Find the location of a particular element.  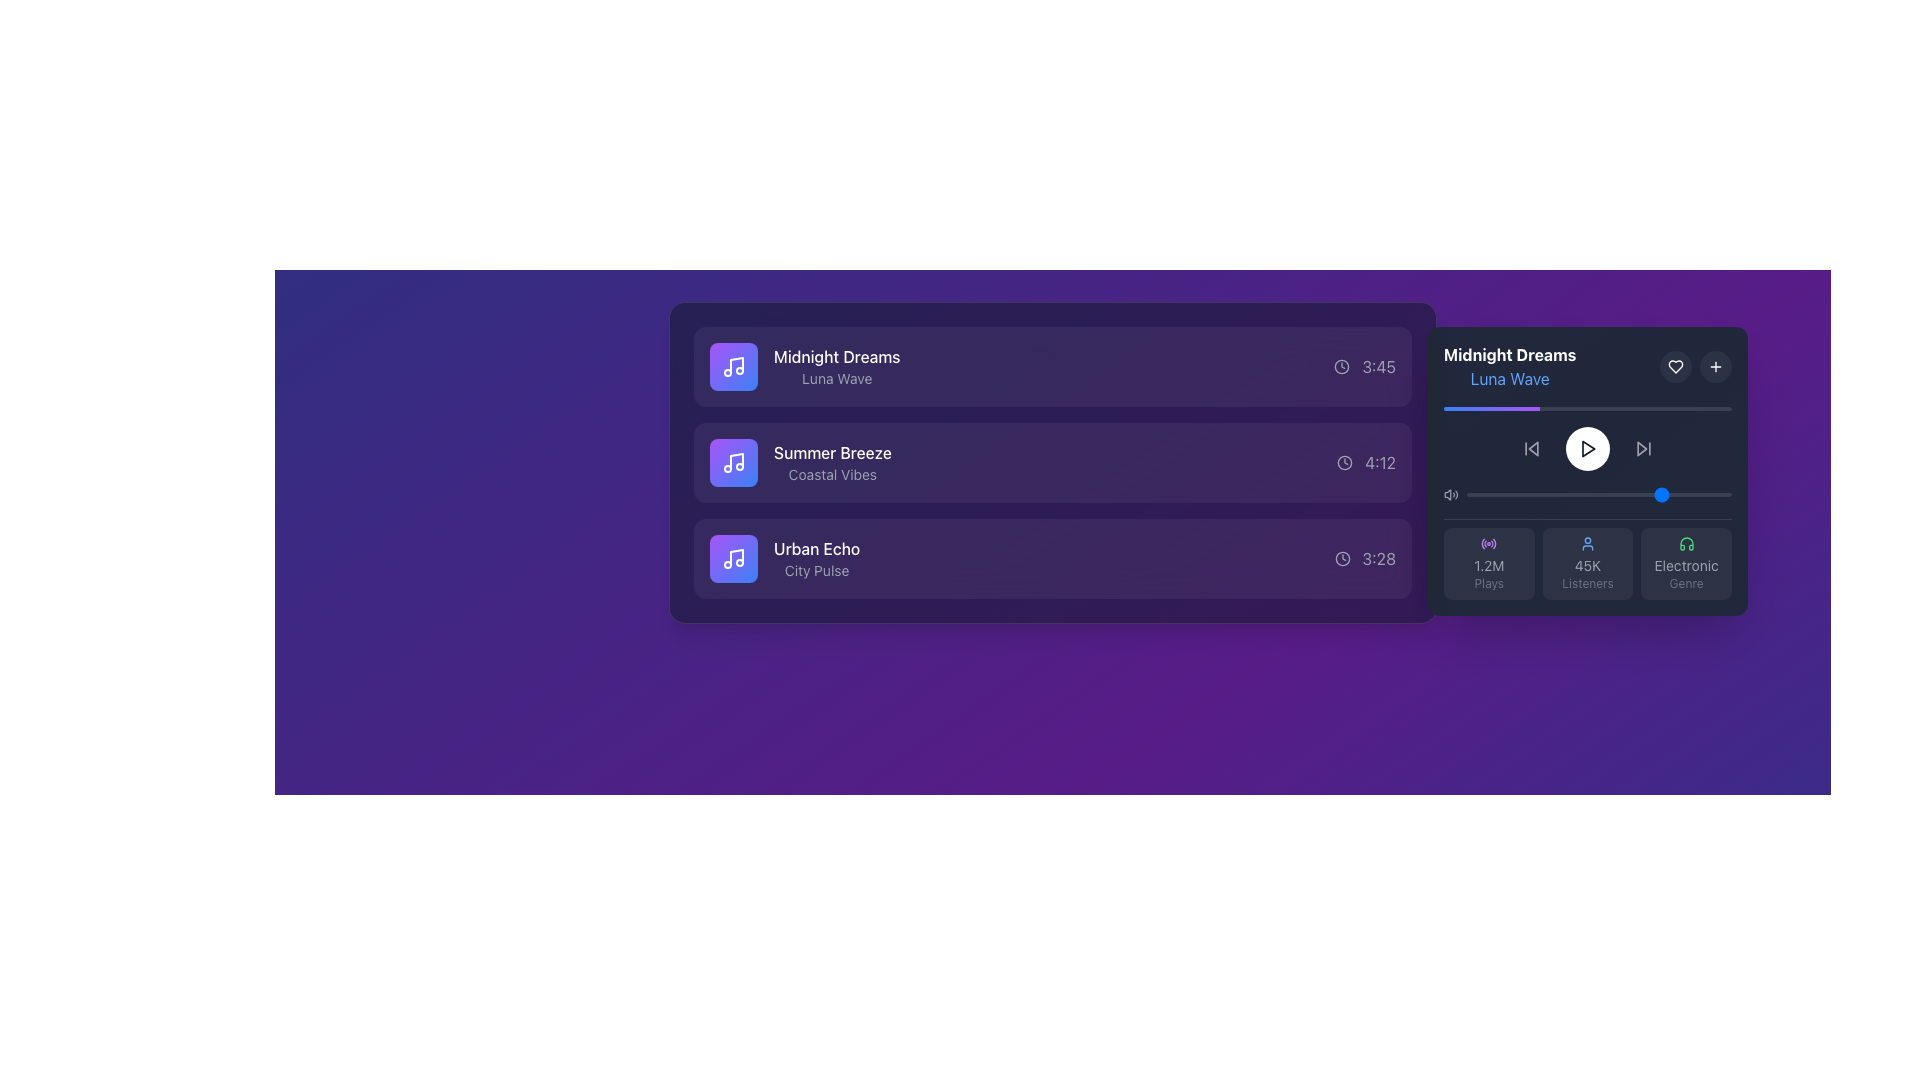

the Text Display element that shows the number of plays, located in the 'Plays' section at the bottom-left of the panel is located at coordinates (1489, 566).